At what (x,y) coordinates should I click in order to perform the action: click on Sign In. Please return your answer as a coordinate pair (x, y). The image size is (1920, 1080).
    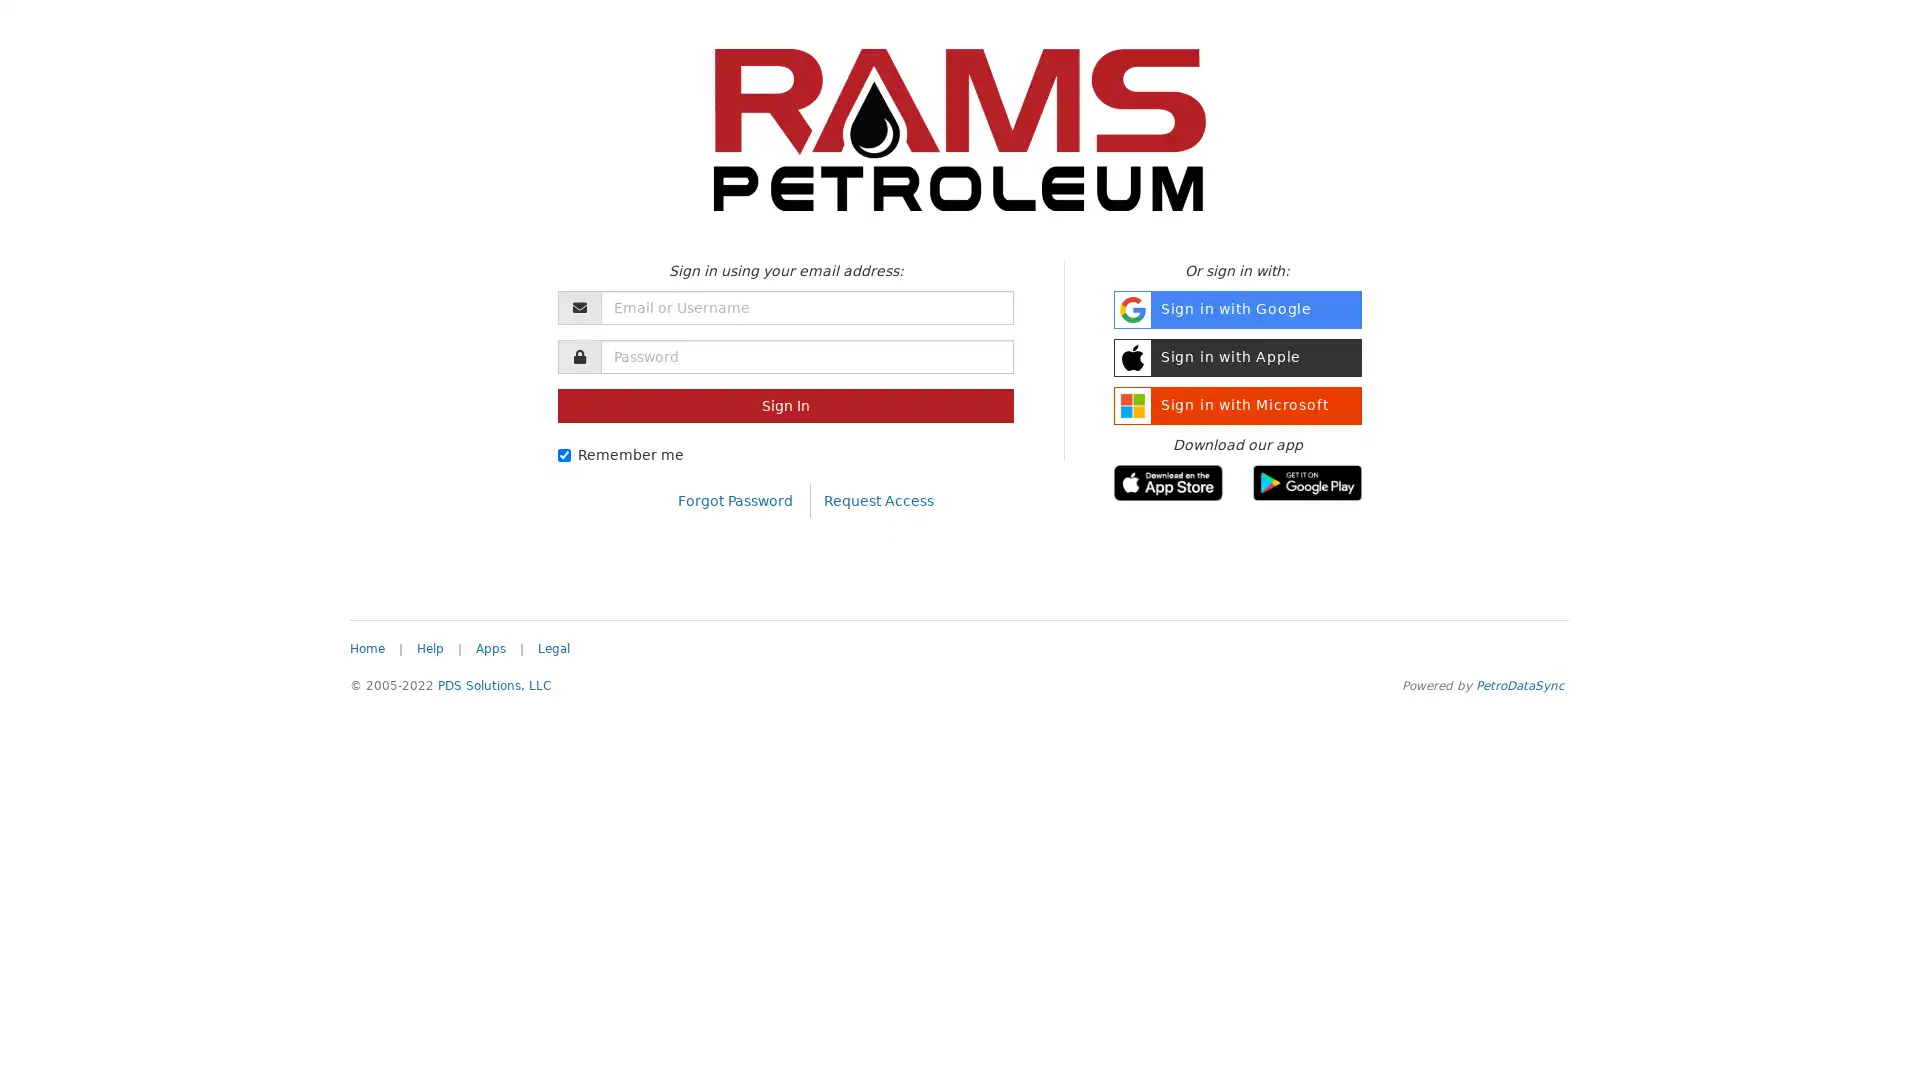
    Looking at the image, I should click on (785, 405).